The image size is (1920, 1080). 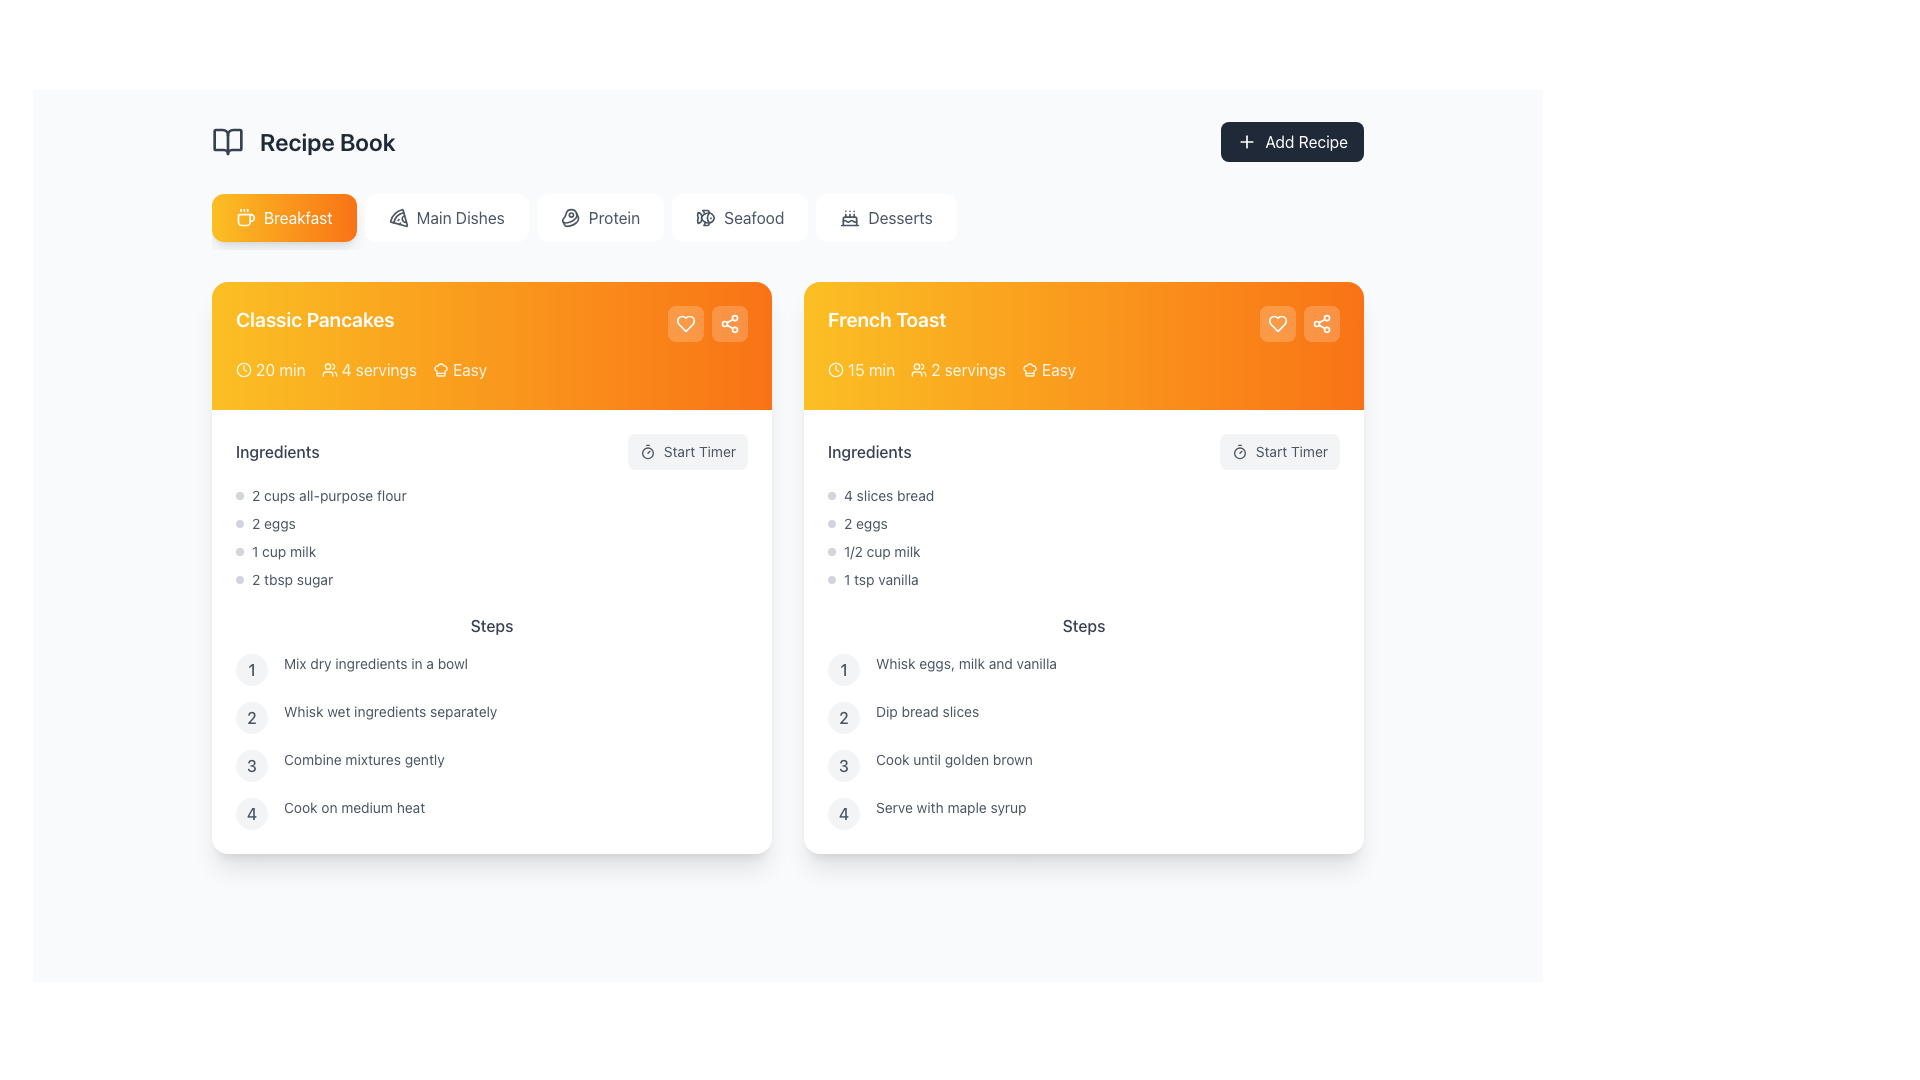 What do you see at coordinates (880, 579) in the screenshot?
I see `text in the Label element displaying '1 tsp vanilla', which is styled in a small gray font and located in the 'Ingredients' section of the French Toast recipe card` at bounding box center [880, 579].